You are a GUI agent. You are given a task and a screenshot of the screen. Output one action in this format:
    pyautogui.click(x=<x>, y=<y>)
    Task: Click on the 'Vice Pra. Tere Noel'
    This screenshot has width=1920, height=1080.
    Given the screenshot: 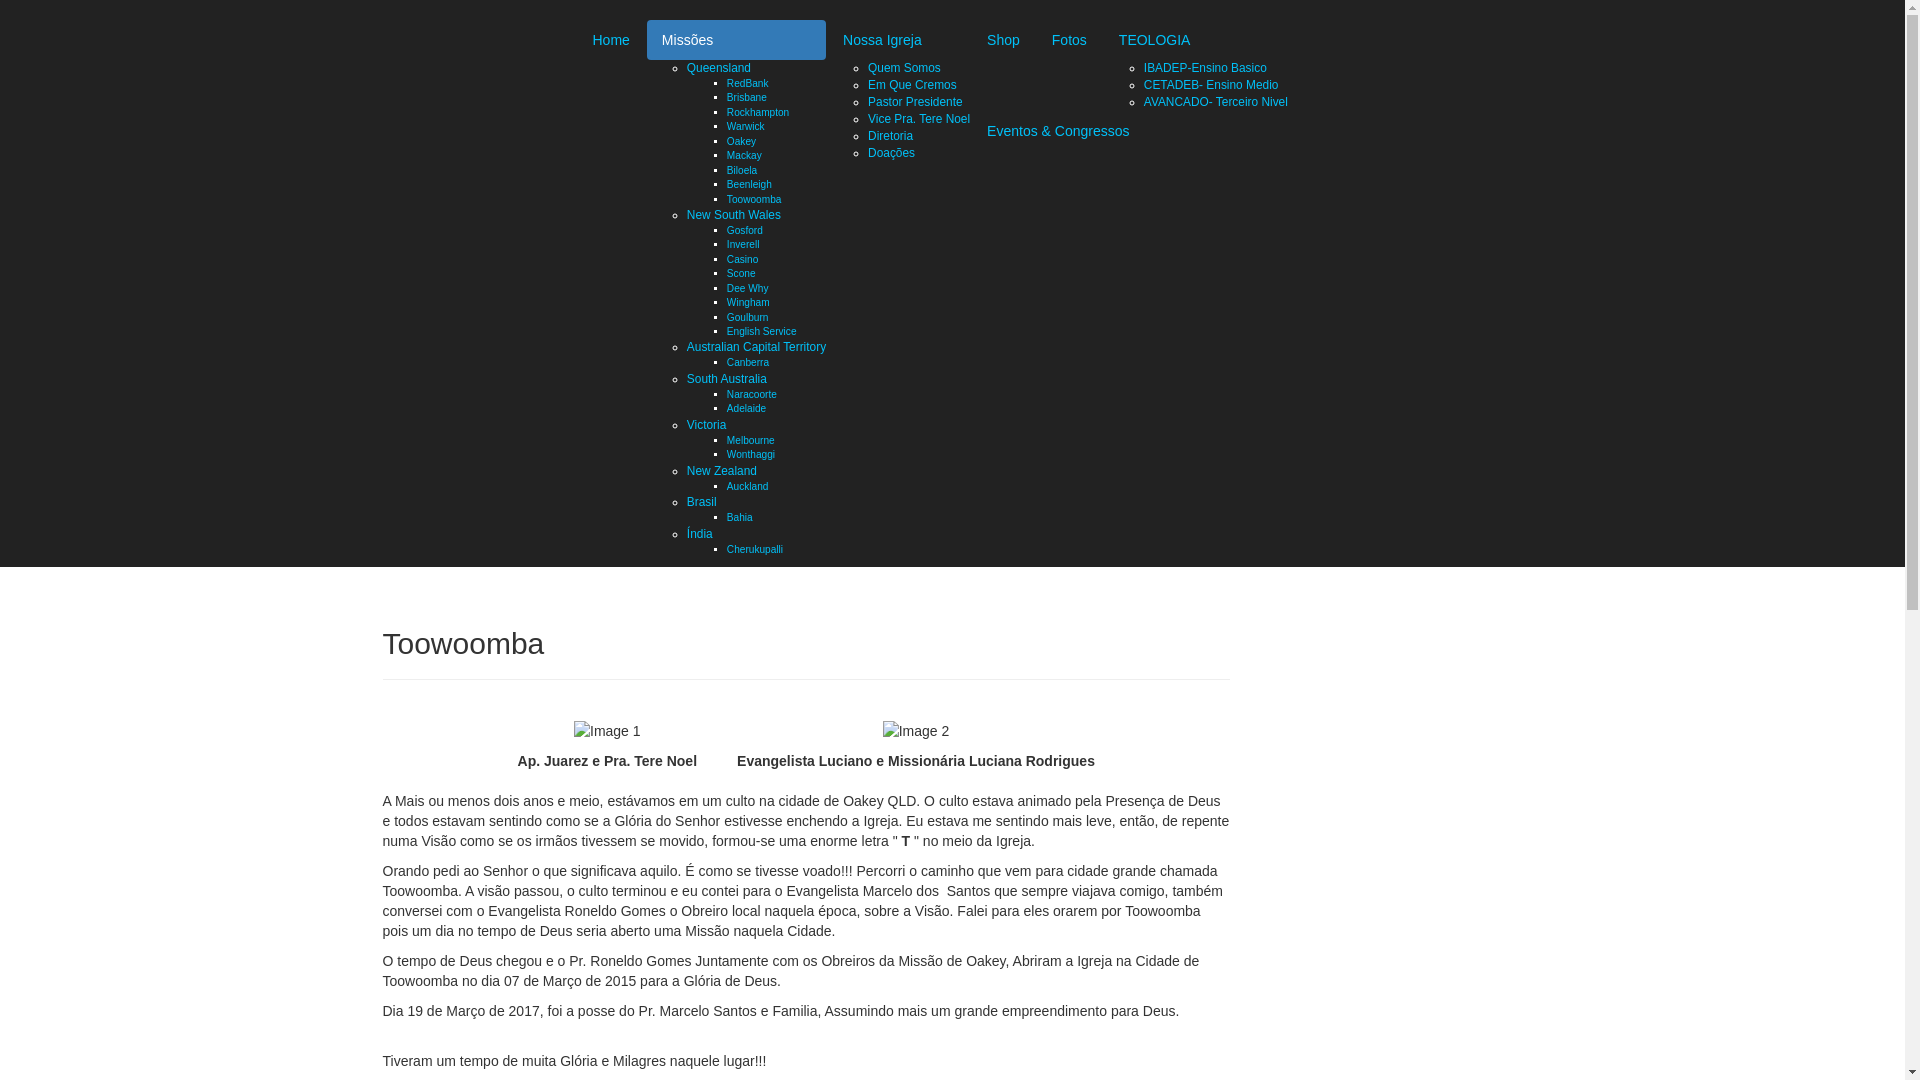 What is the action you would take?
    pyautogui.click(x=917, y=119)
    